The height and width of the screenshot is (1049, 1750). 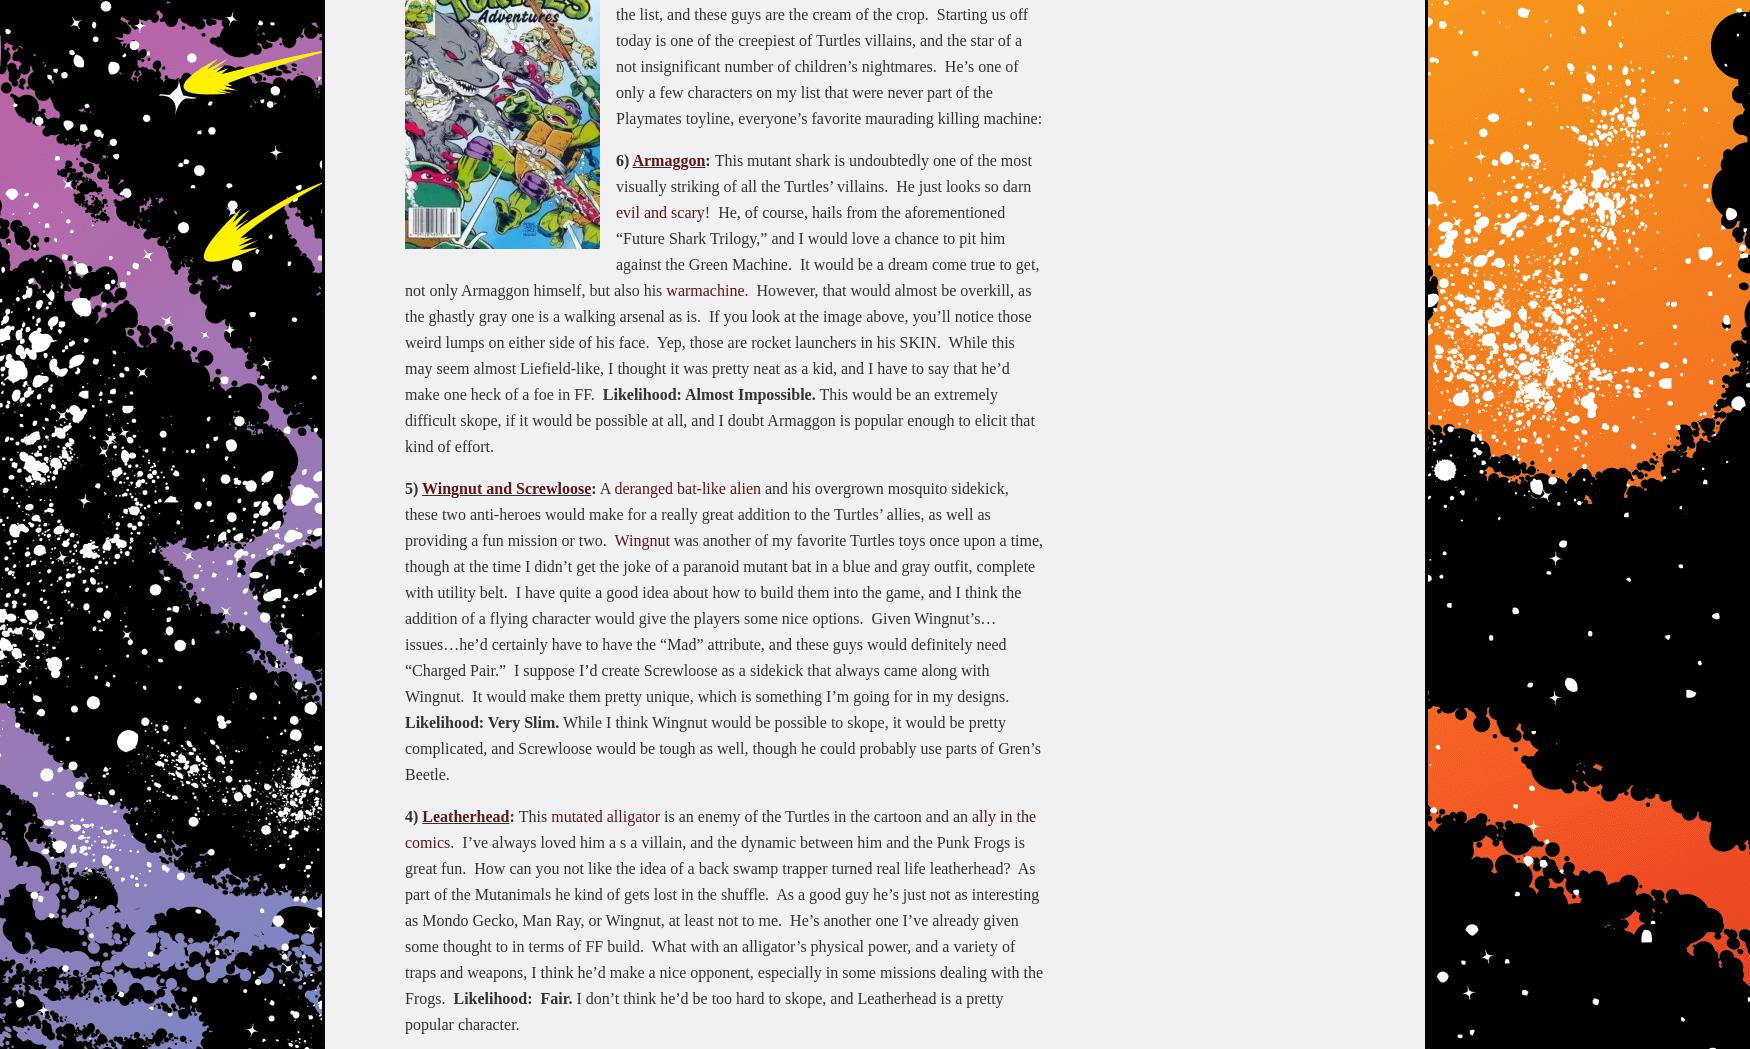 I want to click on 'warmachine', so click(x=705, y=289).